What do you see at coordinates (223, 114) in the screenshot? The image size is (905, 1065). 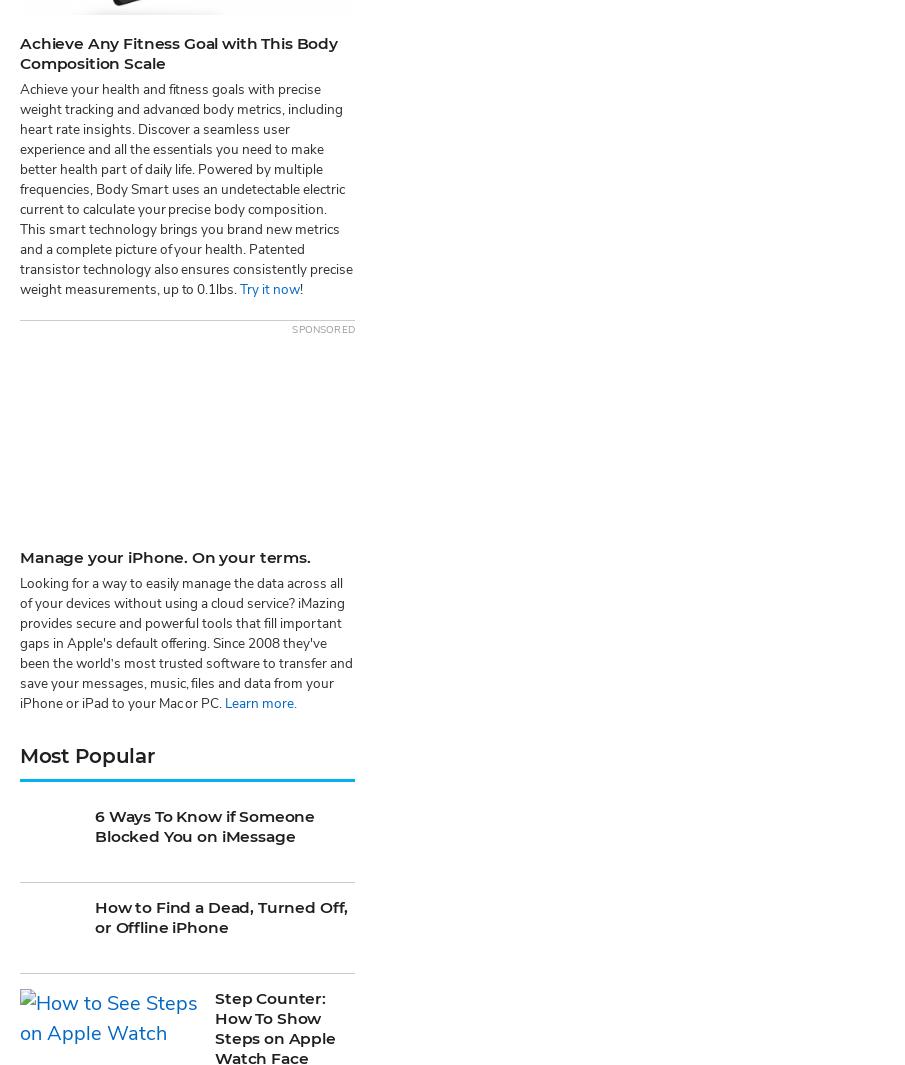 I see `'Learn more.'` at bounding box center [223, 114].